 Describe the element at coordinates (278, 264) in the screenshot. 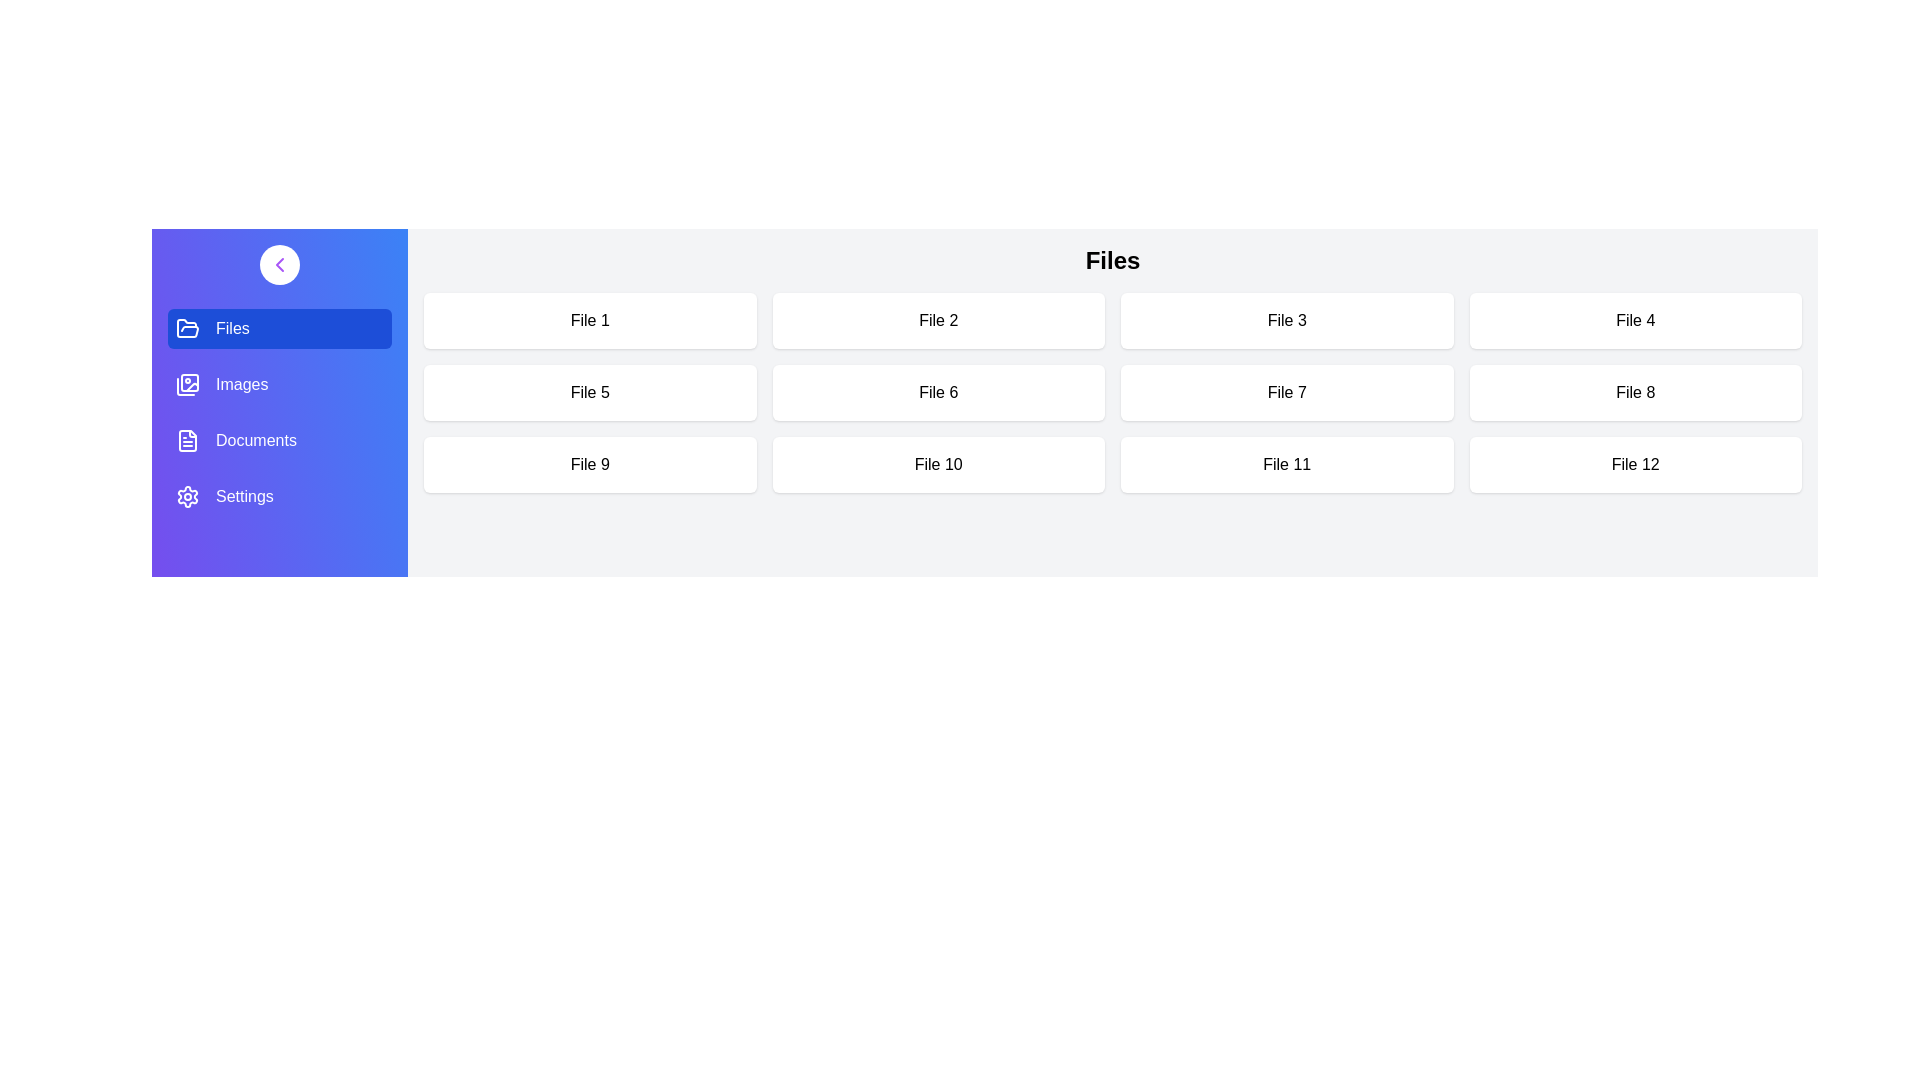

I see `the toggle button at the top of the sidebar to toggle the drawer` at that location.